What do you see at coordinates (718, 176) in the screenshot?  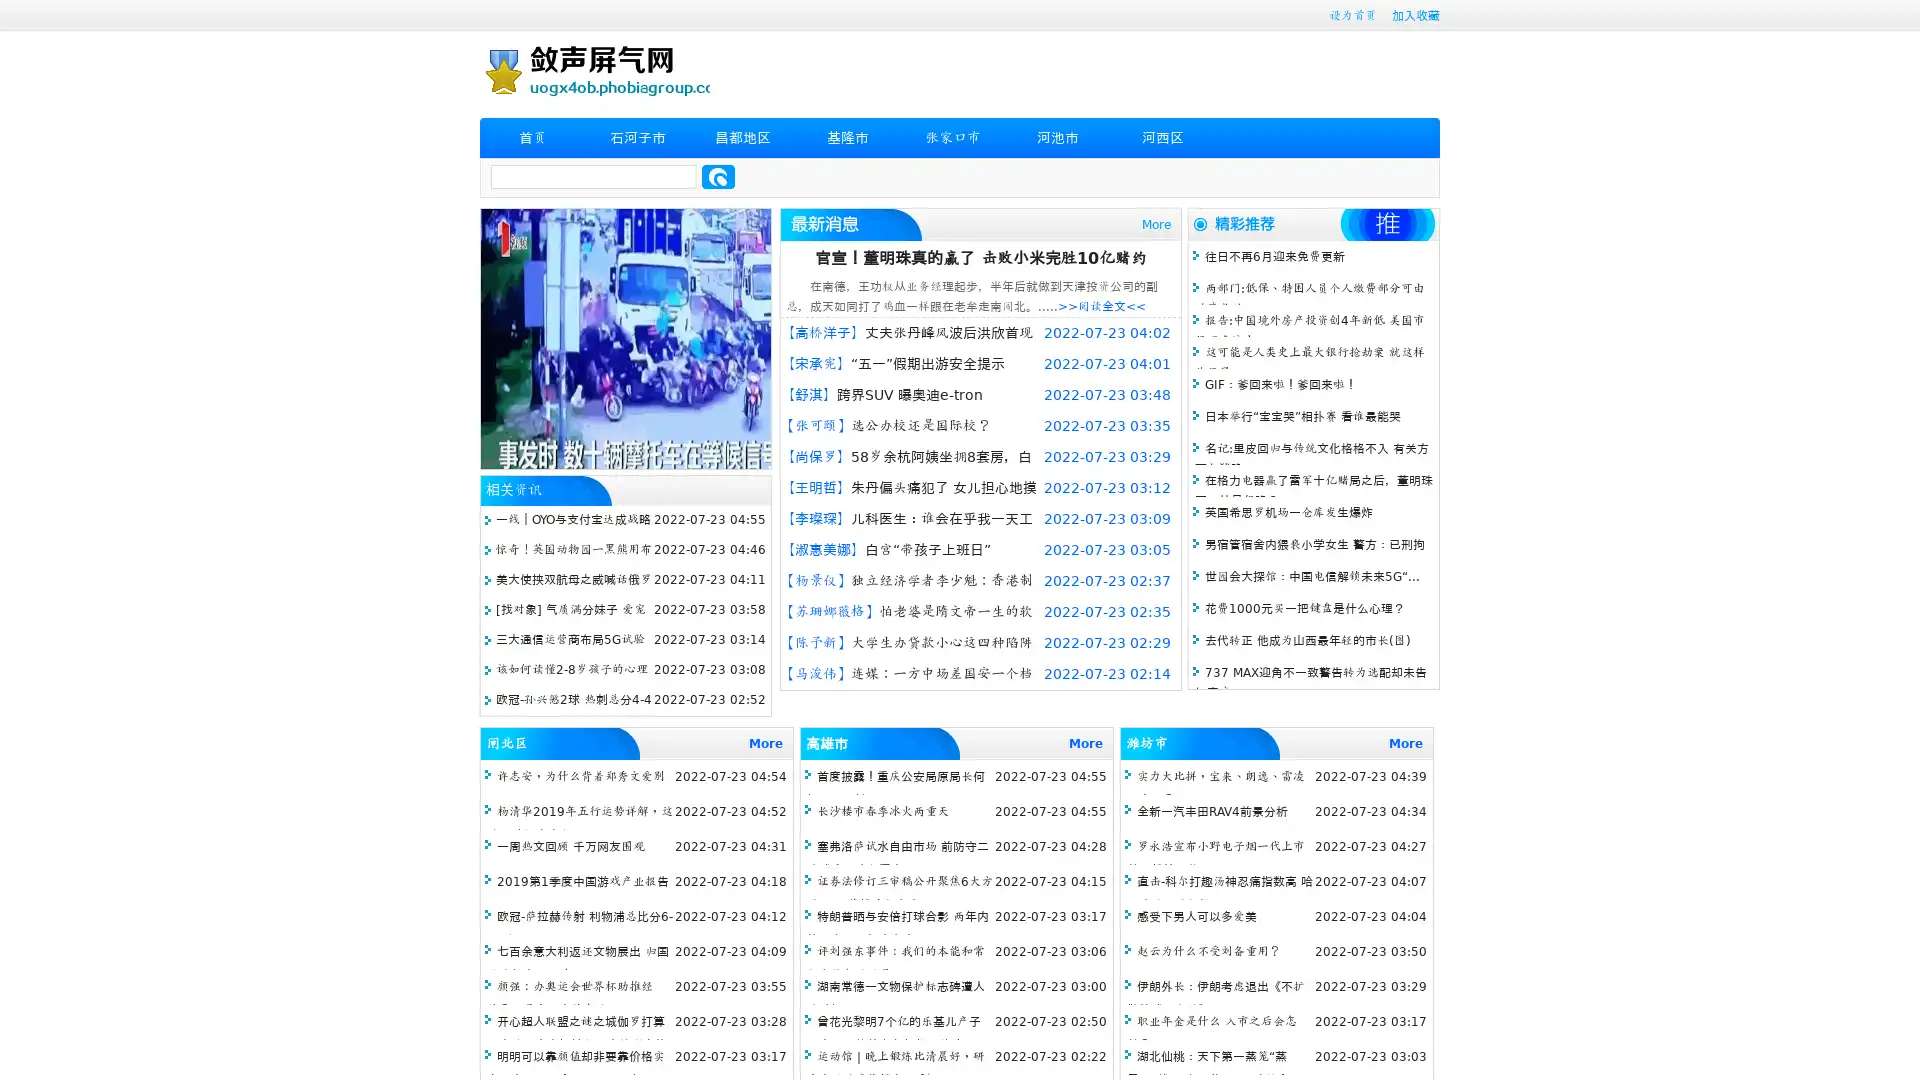 I see `Search` at bounding box center [718, 176].